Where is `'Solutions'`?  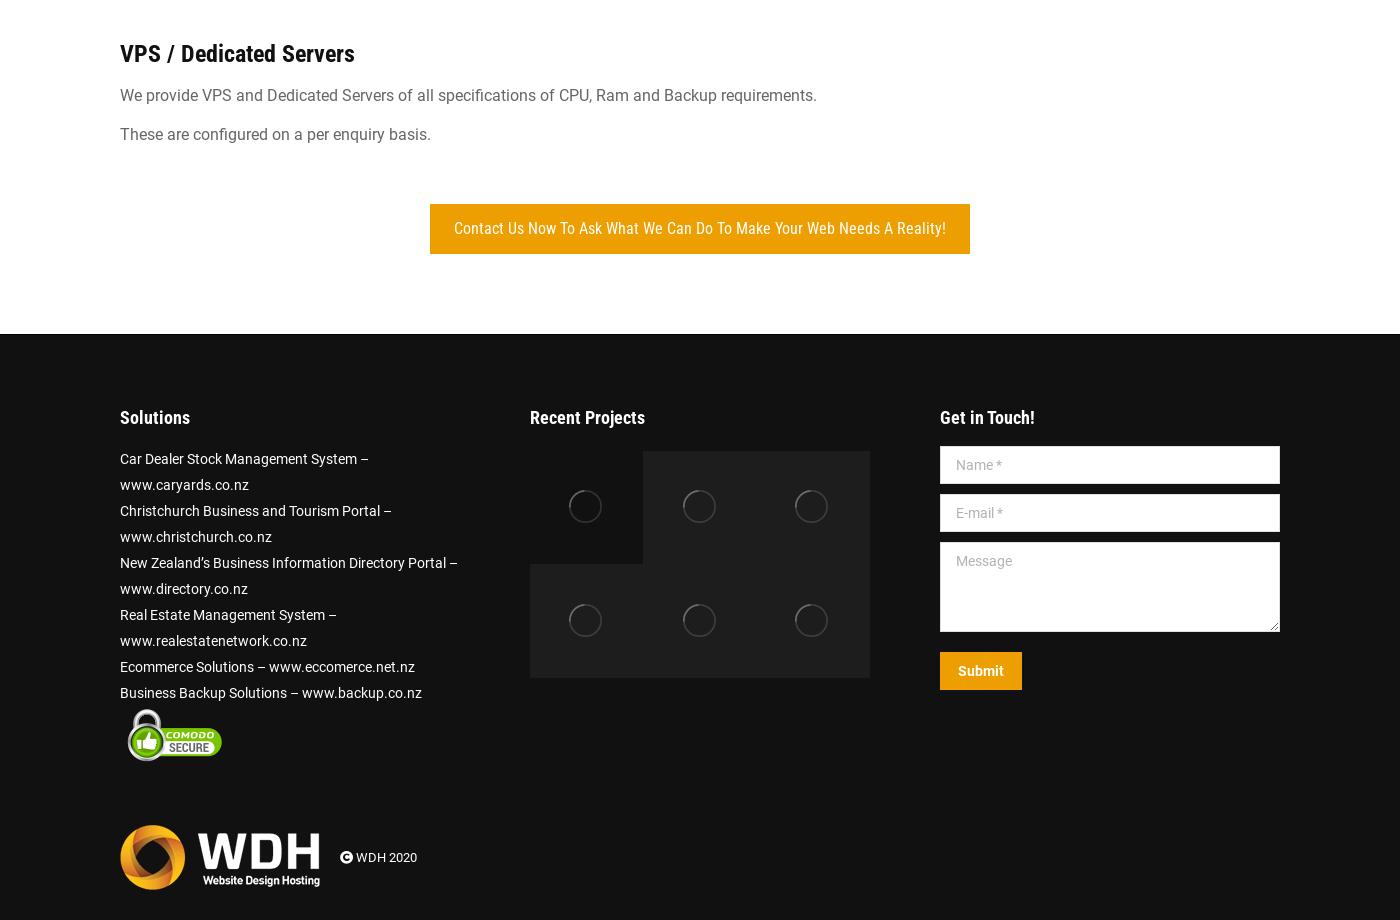 'Solutions' is located at coordinates (154, 416).